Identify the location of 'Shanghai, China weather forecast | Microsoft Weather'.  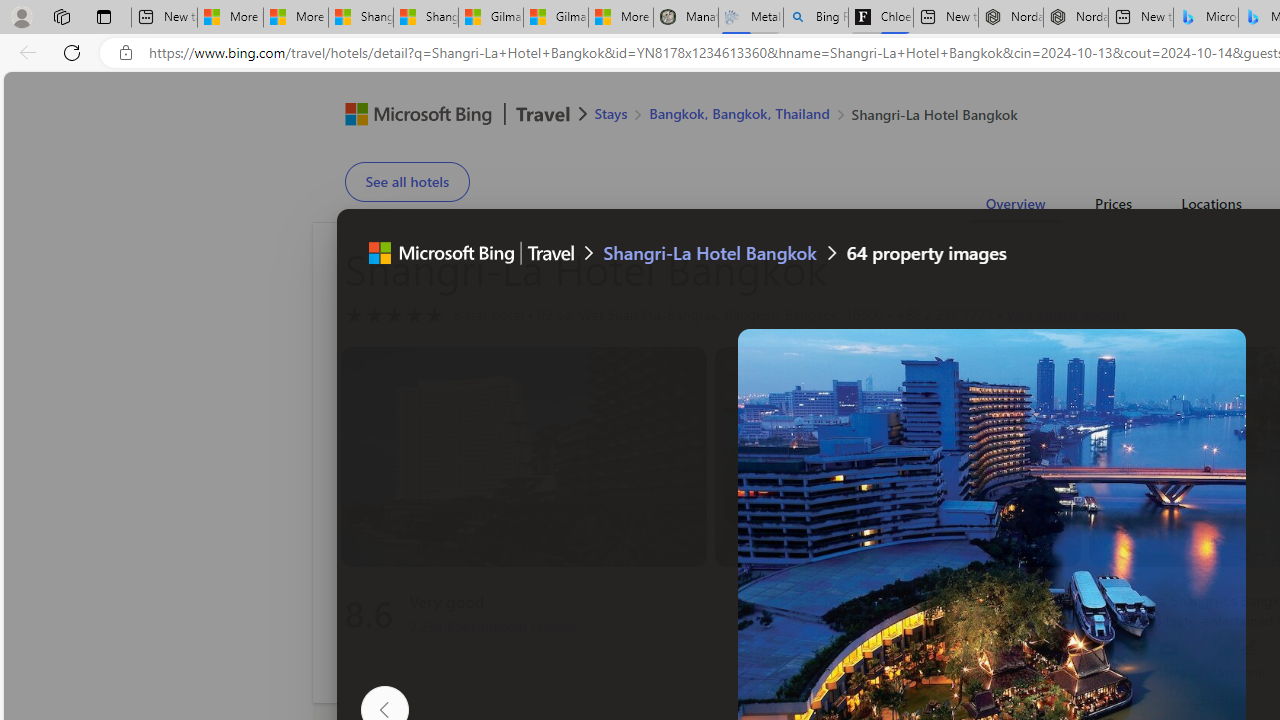
(425, 17).